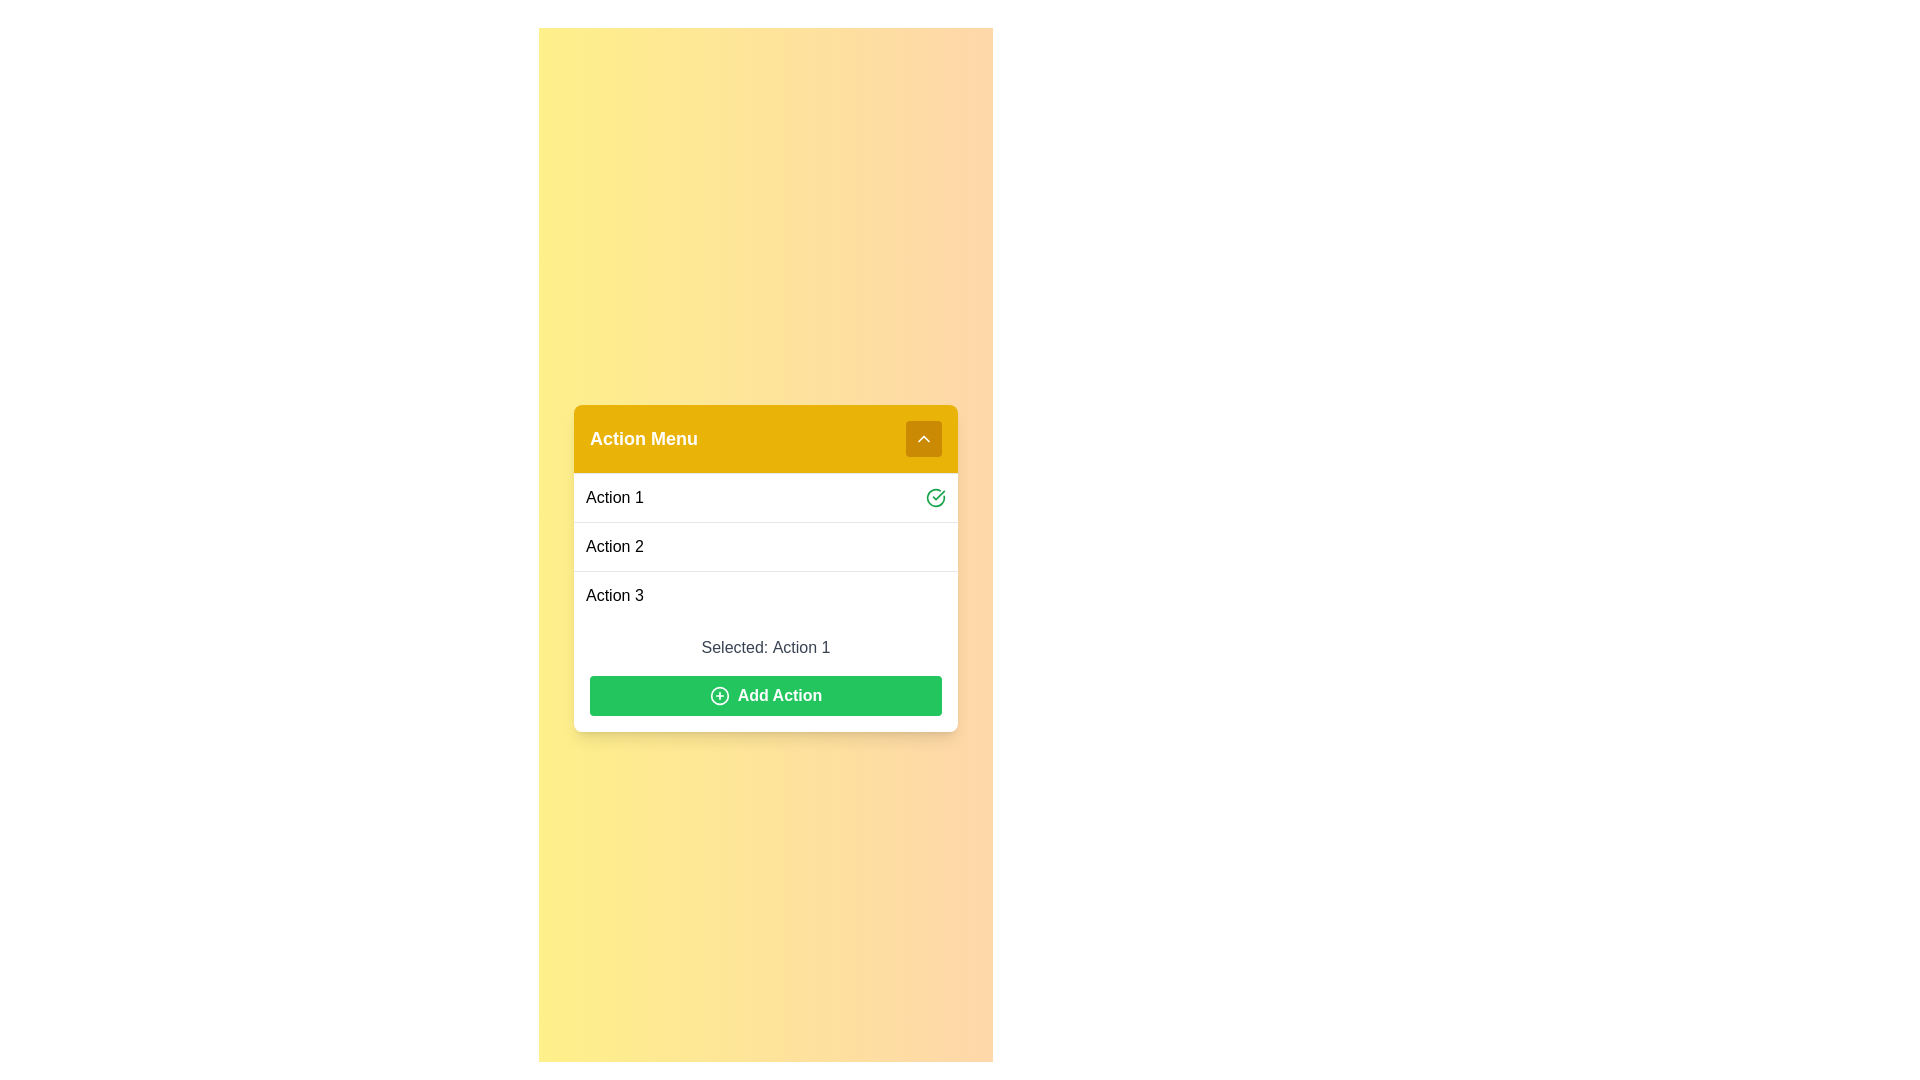  Describe the element at coordinates (765, 675) in the screenshot. I see `text label 'Selected: Action 1' located at the top of the white rounded rectangle card titled 'Action Menu' to understand the current selection` at that location.